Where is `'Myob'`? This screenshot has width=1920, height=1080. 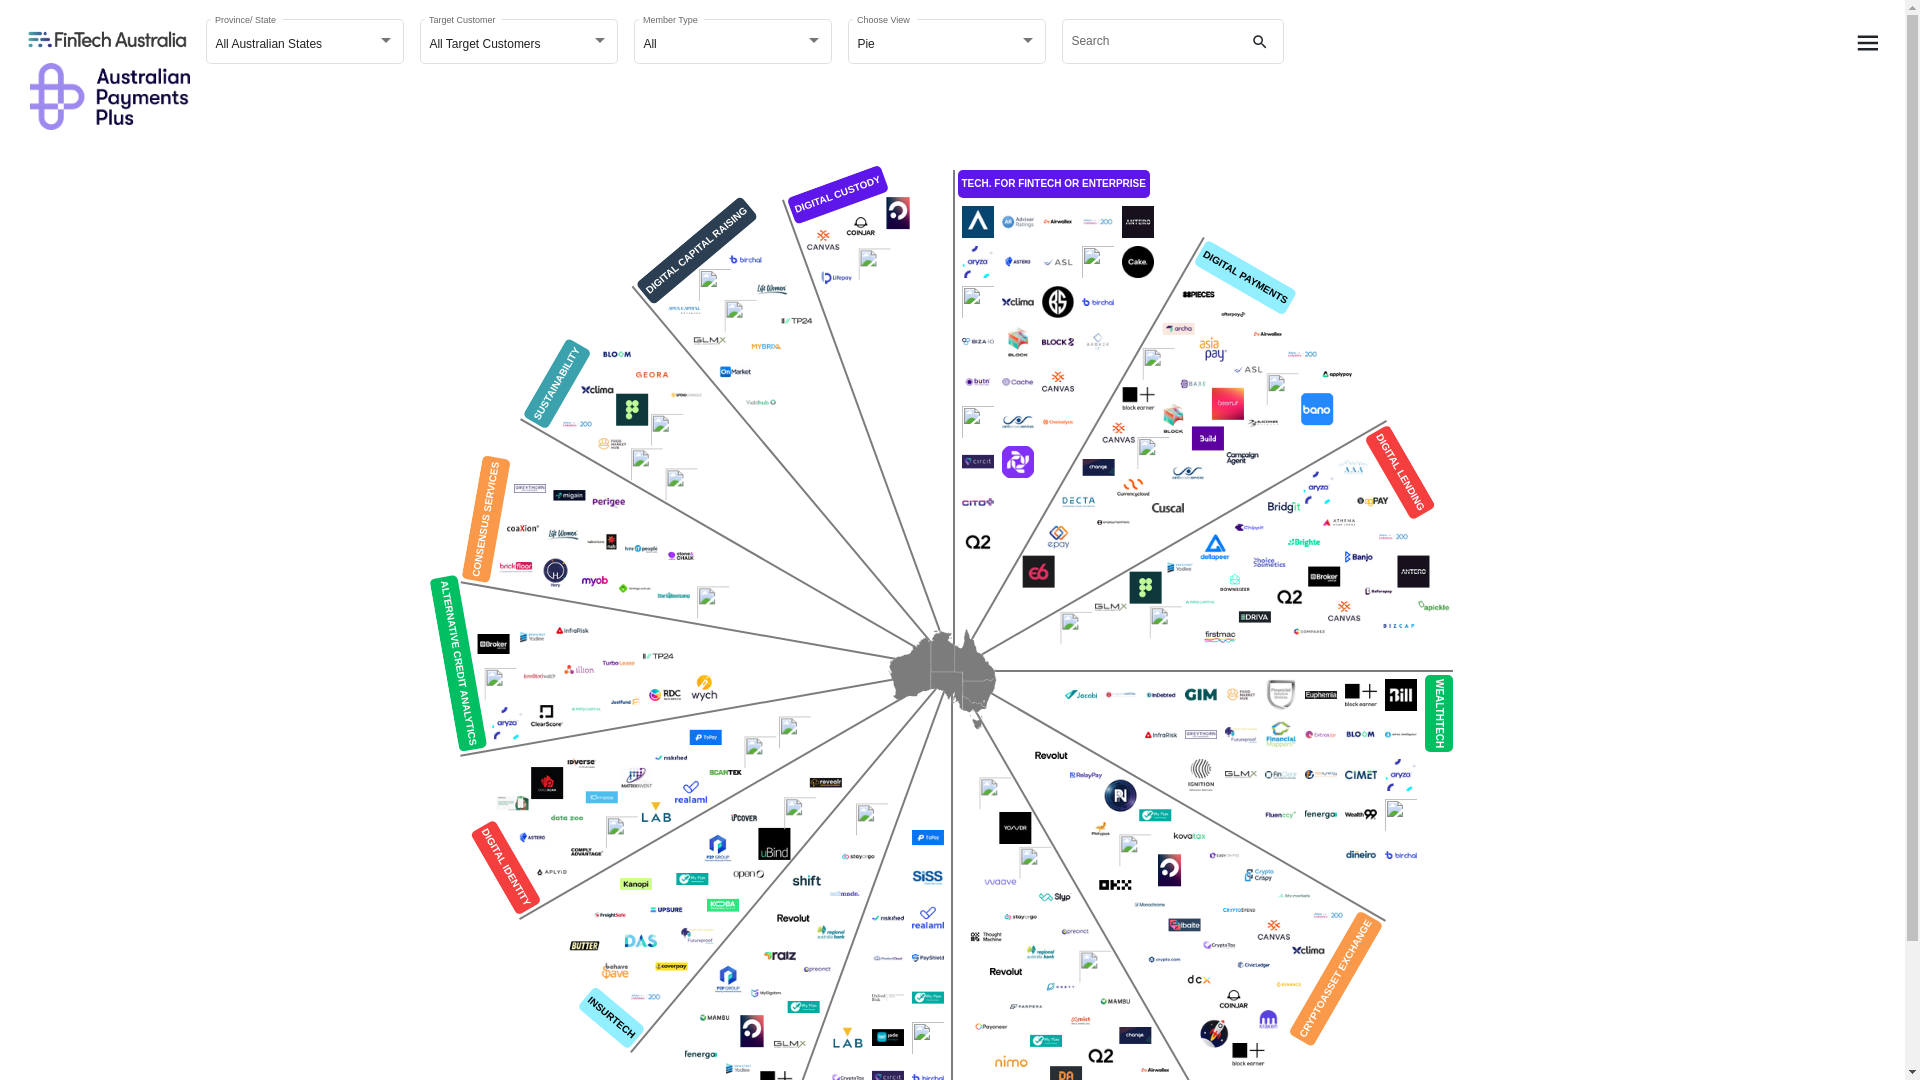
'Myob' is located at coordinates (593, 581).